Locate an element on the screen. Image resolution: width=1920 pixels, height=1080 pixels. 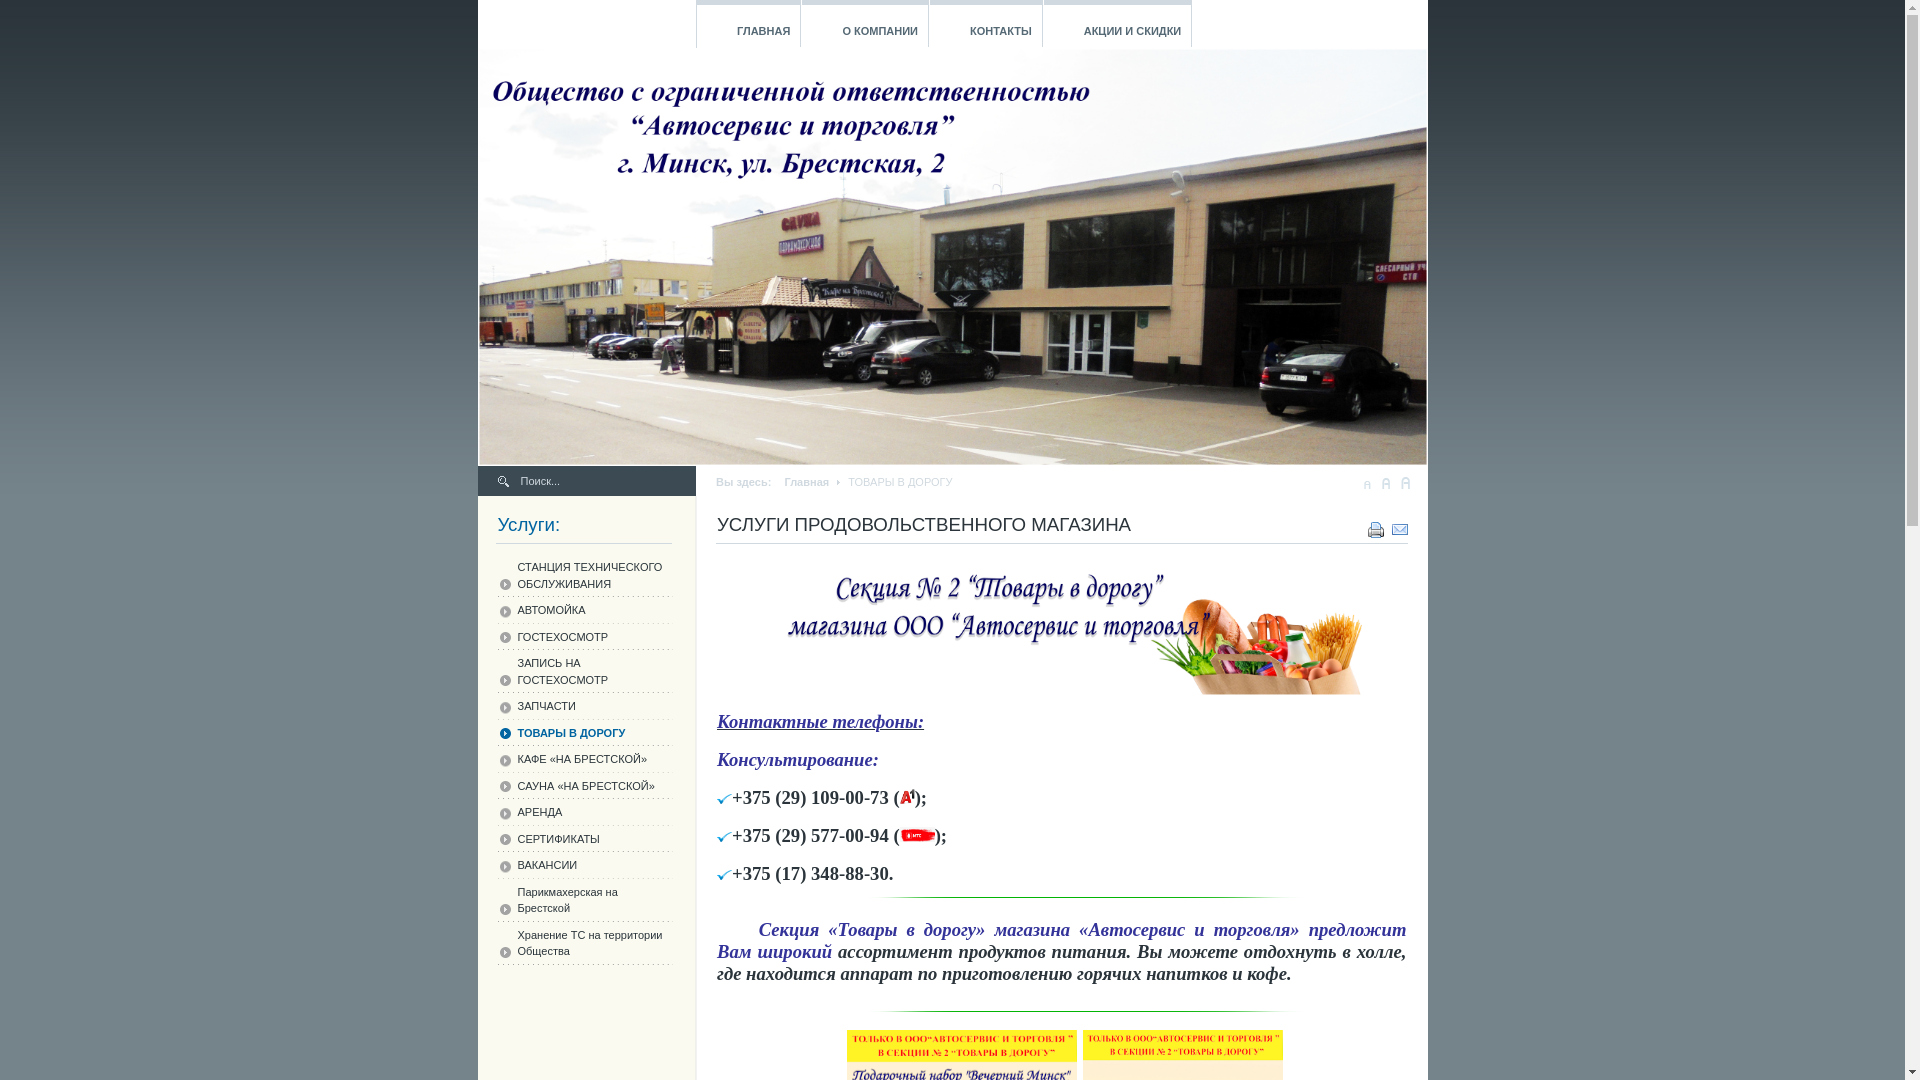
'Increase font size' is located at coordinates (1404, 482).